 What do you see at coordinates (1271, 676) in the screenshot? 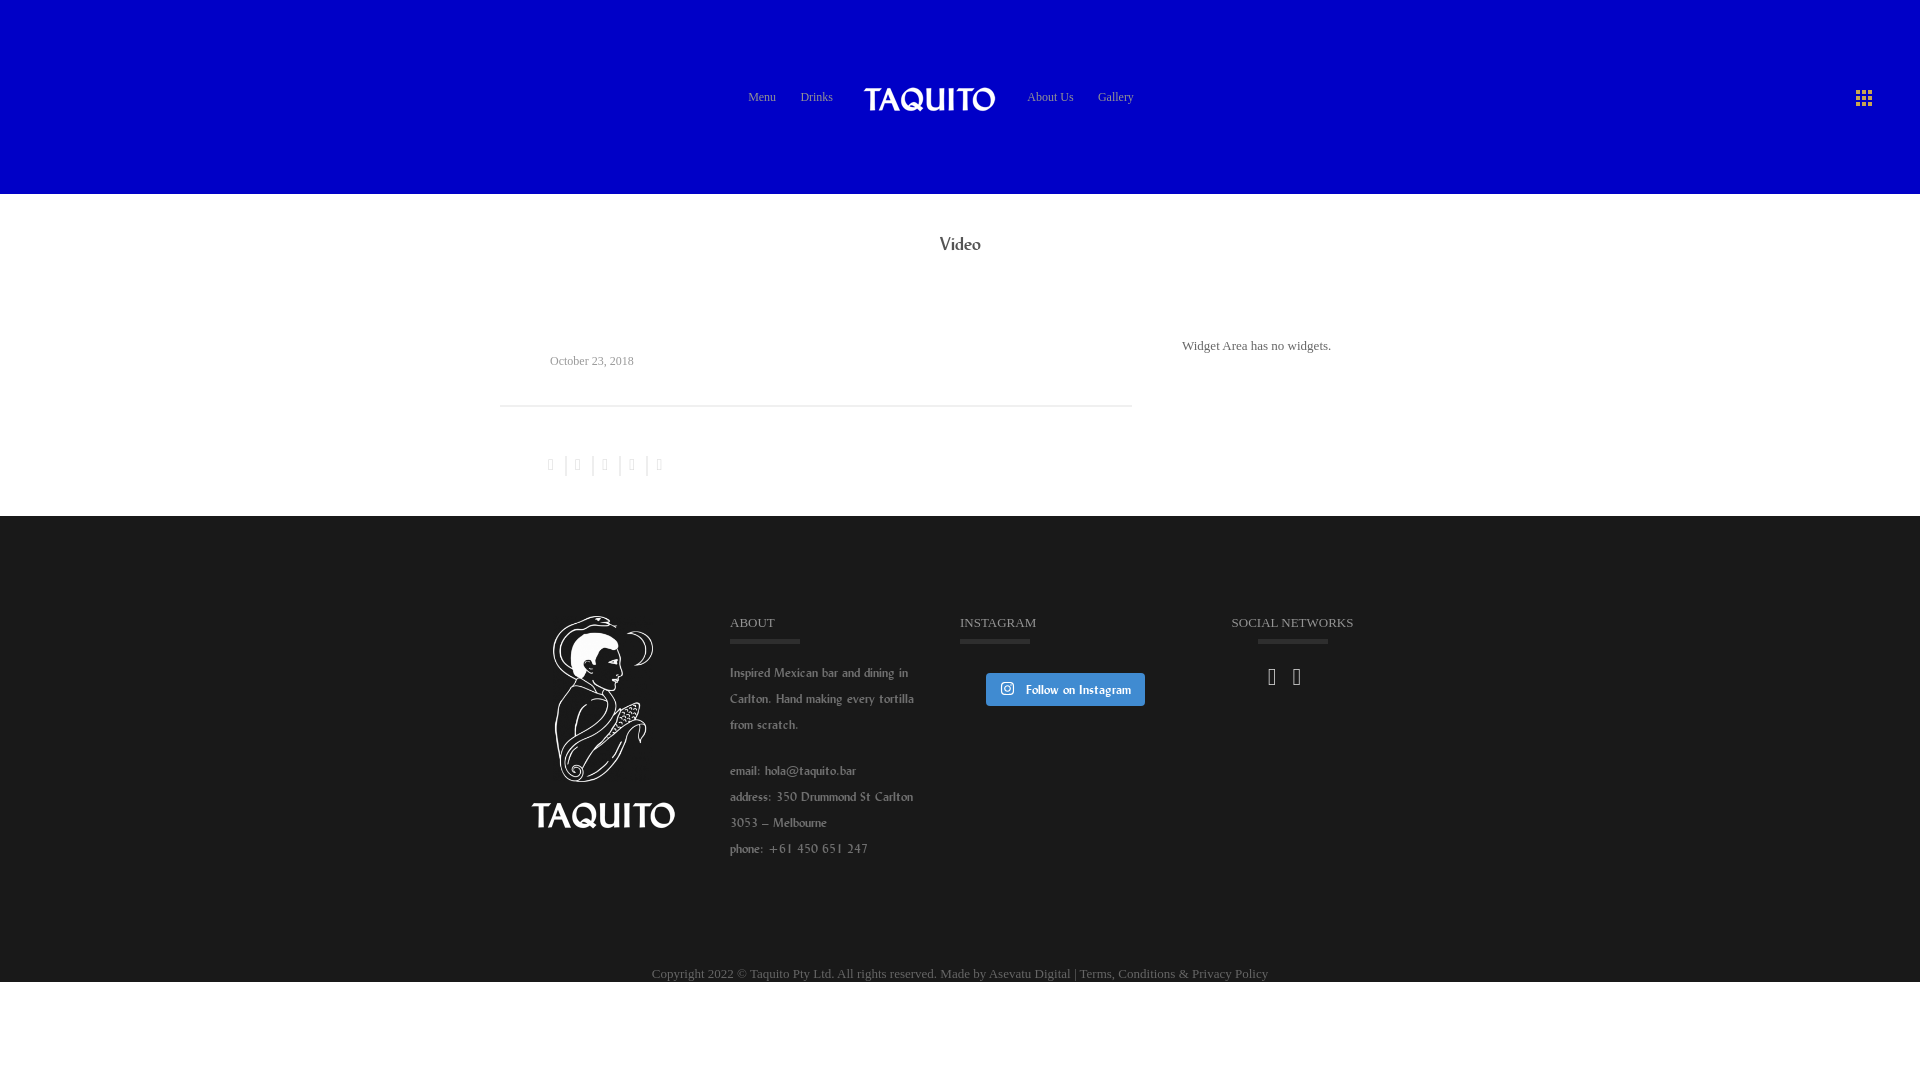
I see `'Follow Us on facebook'` at bounding box center [1271, 676].